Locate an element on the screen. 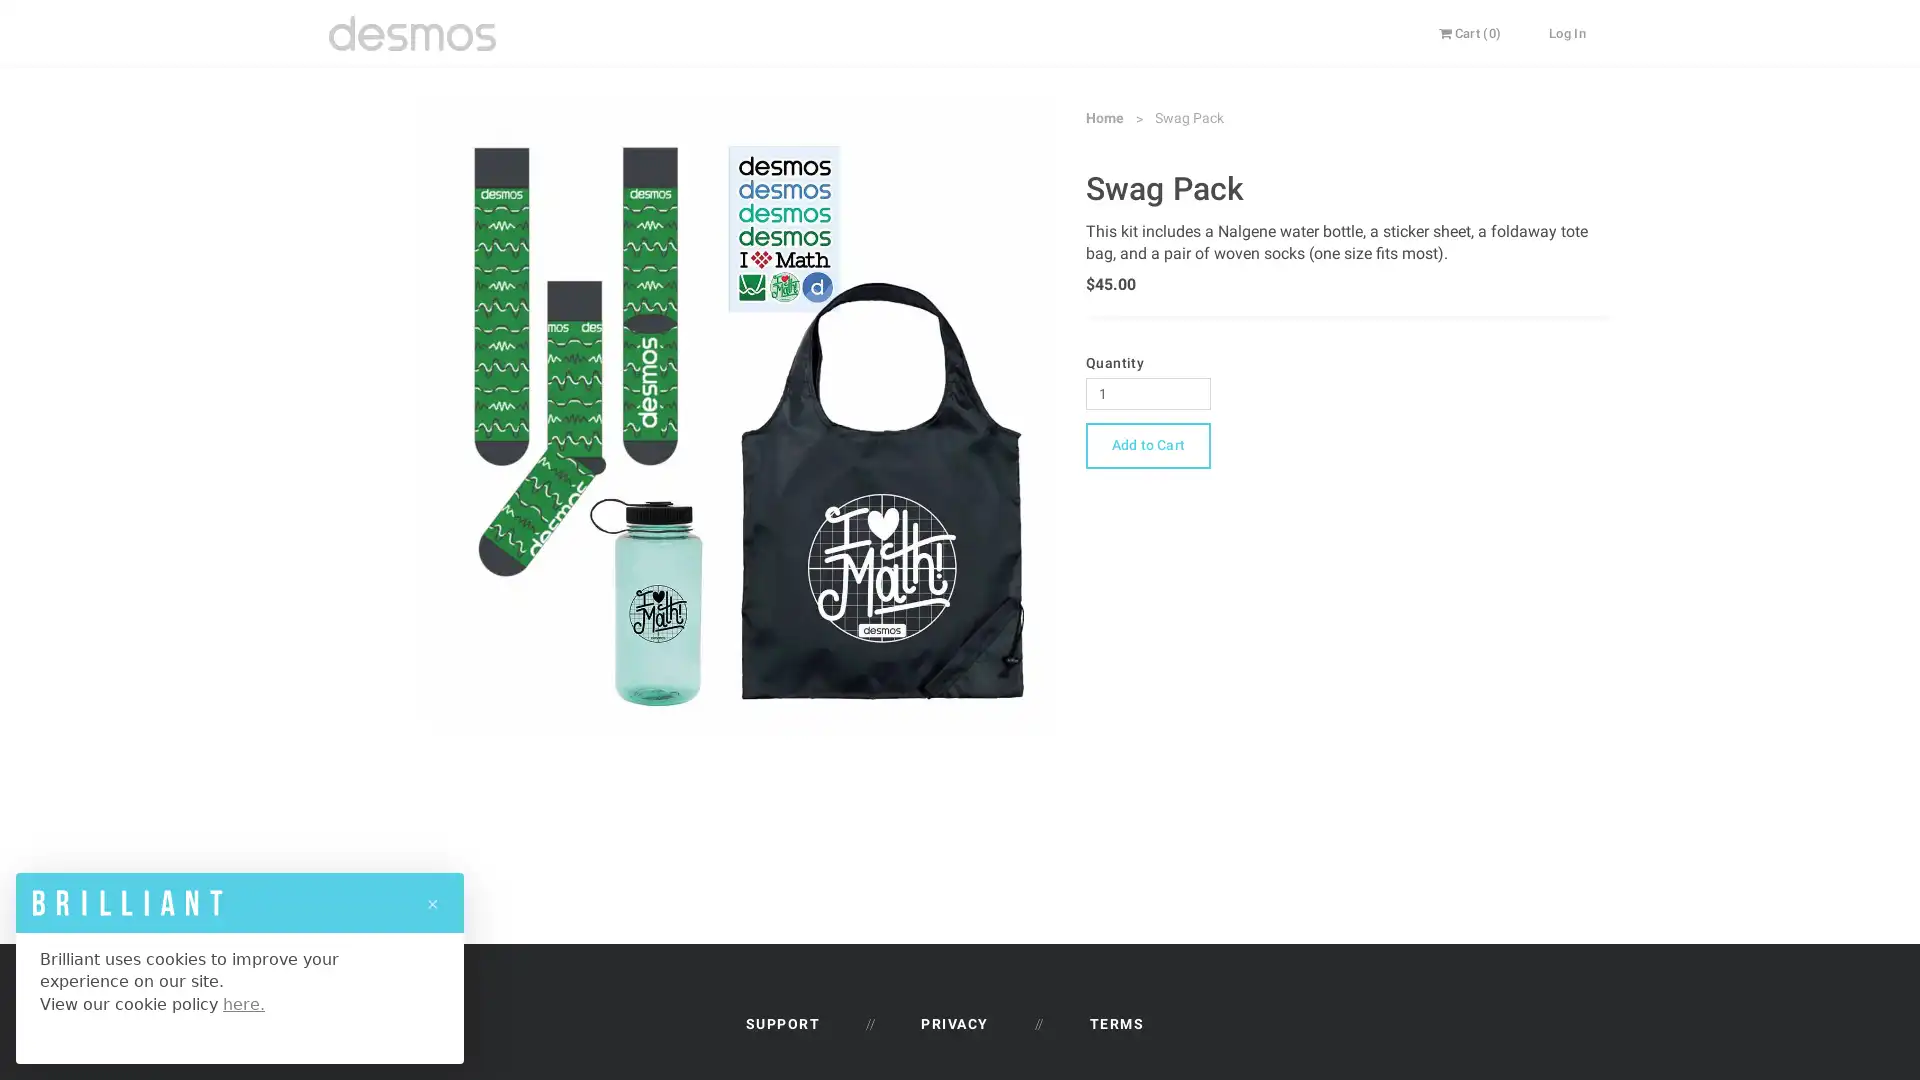 The width and height of the screenshot is (1920, 1080). Add to Cart is located at coordinates (1147, 443).